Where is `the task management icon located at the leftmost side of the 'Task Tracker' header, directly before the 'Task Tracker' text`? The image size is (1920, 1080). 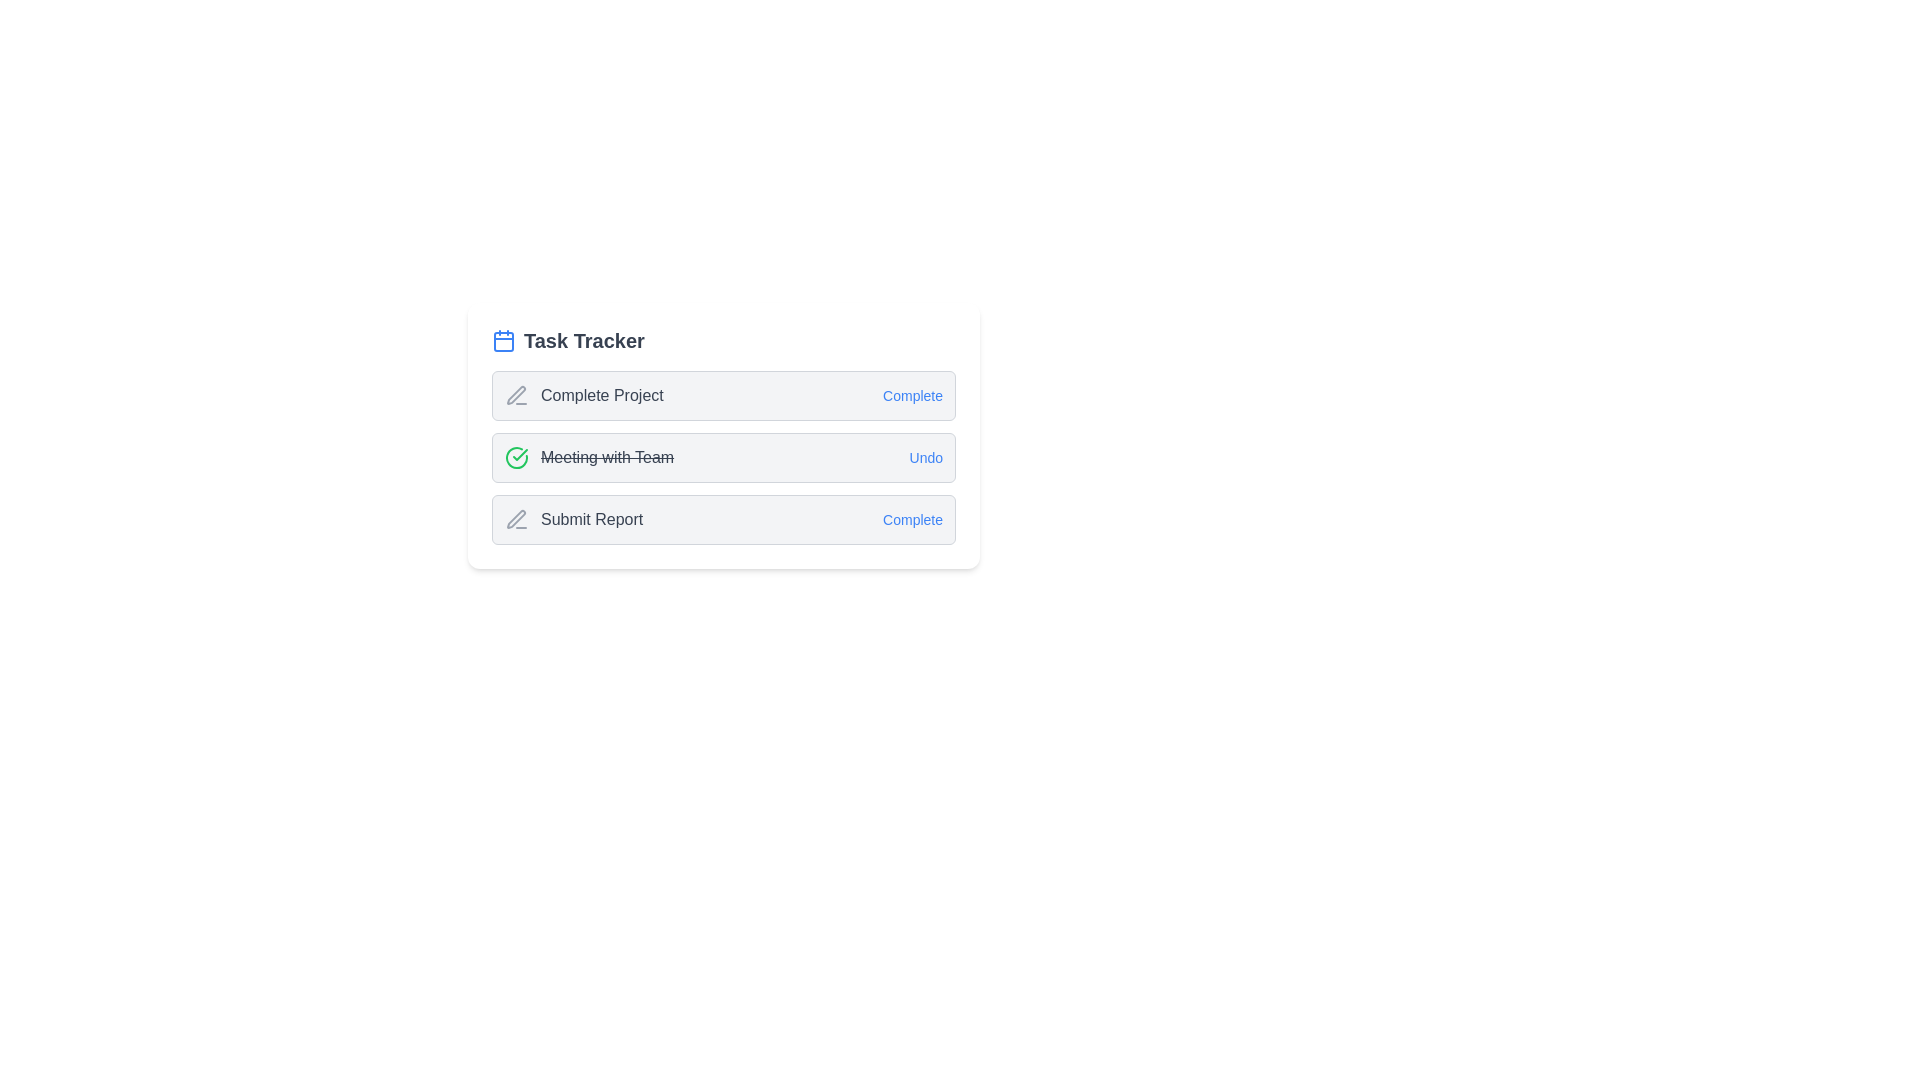
the task management icon located at the leftmost side of the 'Task Tracker' header, directly before the 'Task Tracker' text is located at coordinates (504, 339).